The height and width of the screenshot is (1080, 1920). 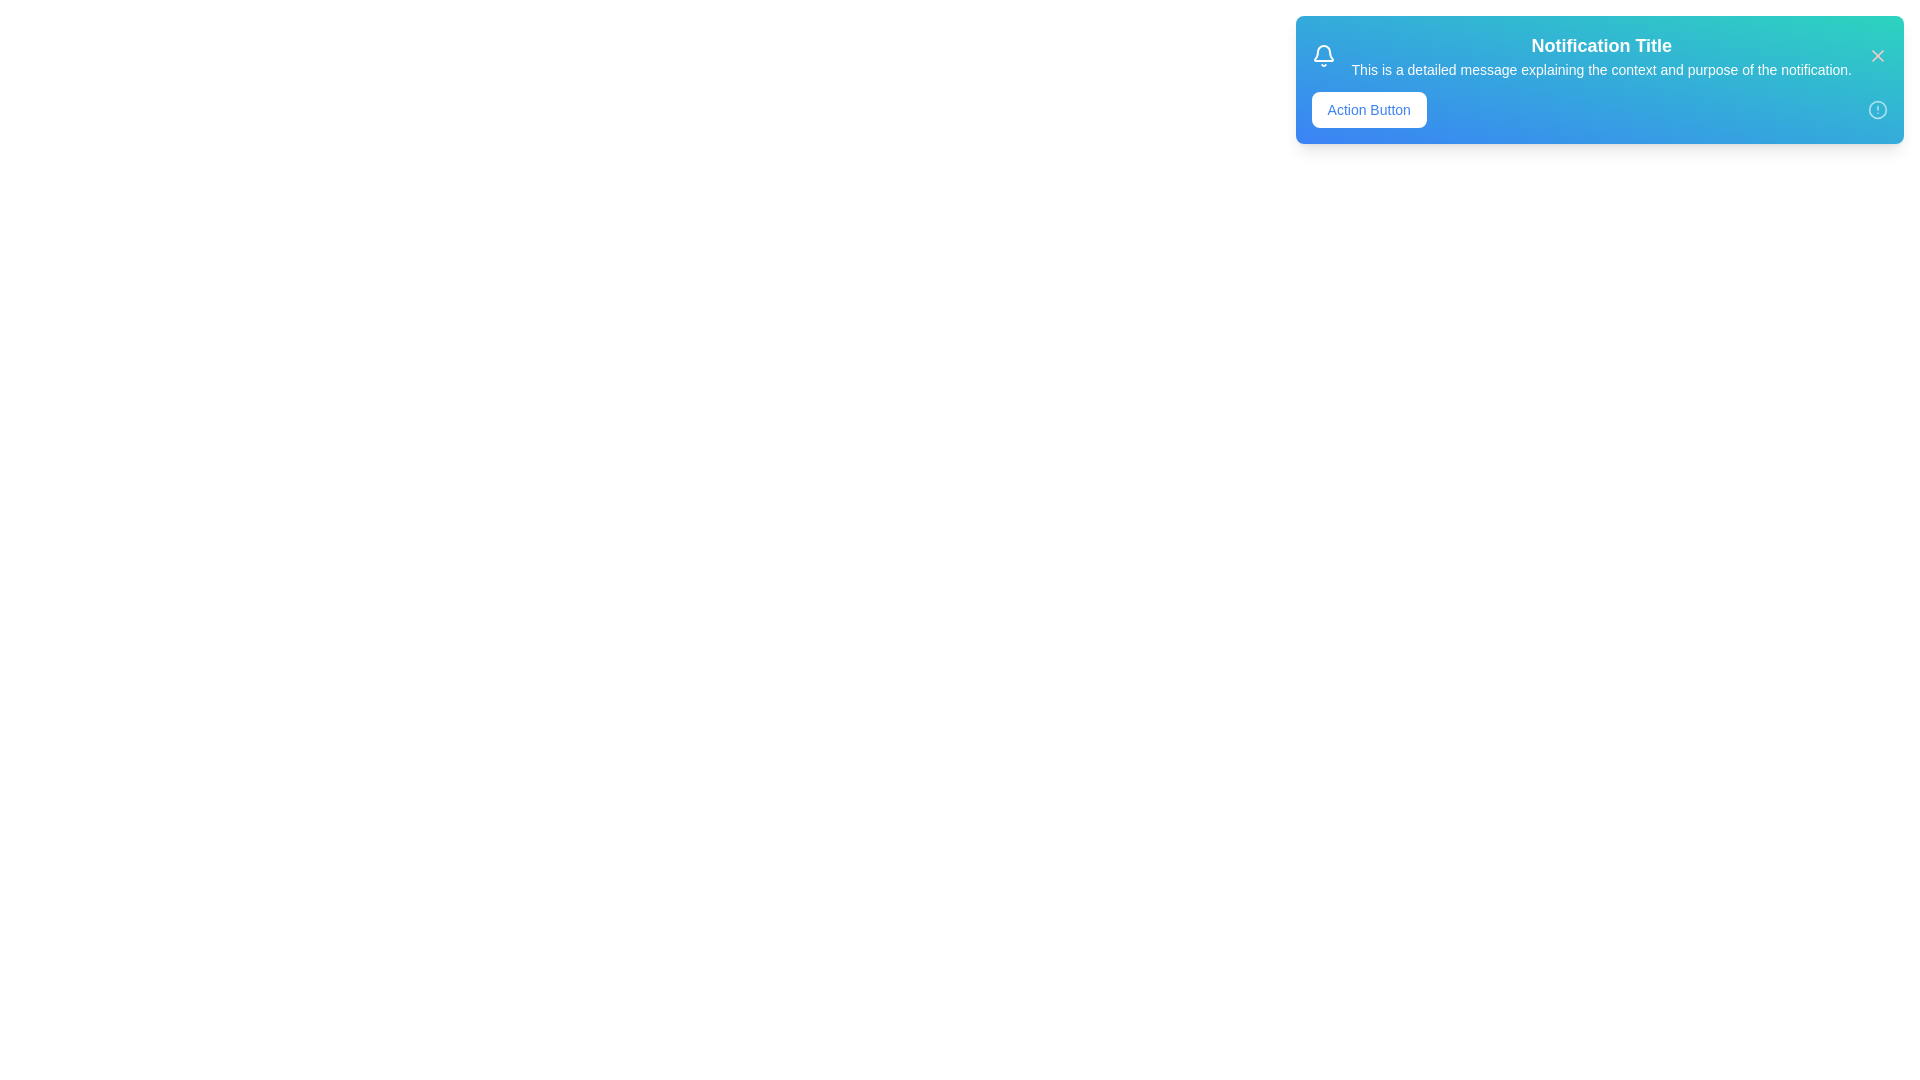 I want to click on the text of the title and message for copying, so click(x=1350, y=31).